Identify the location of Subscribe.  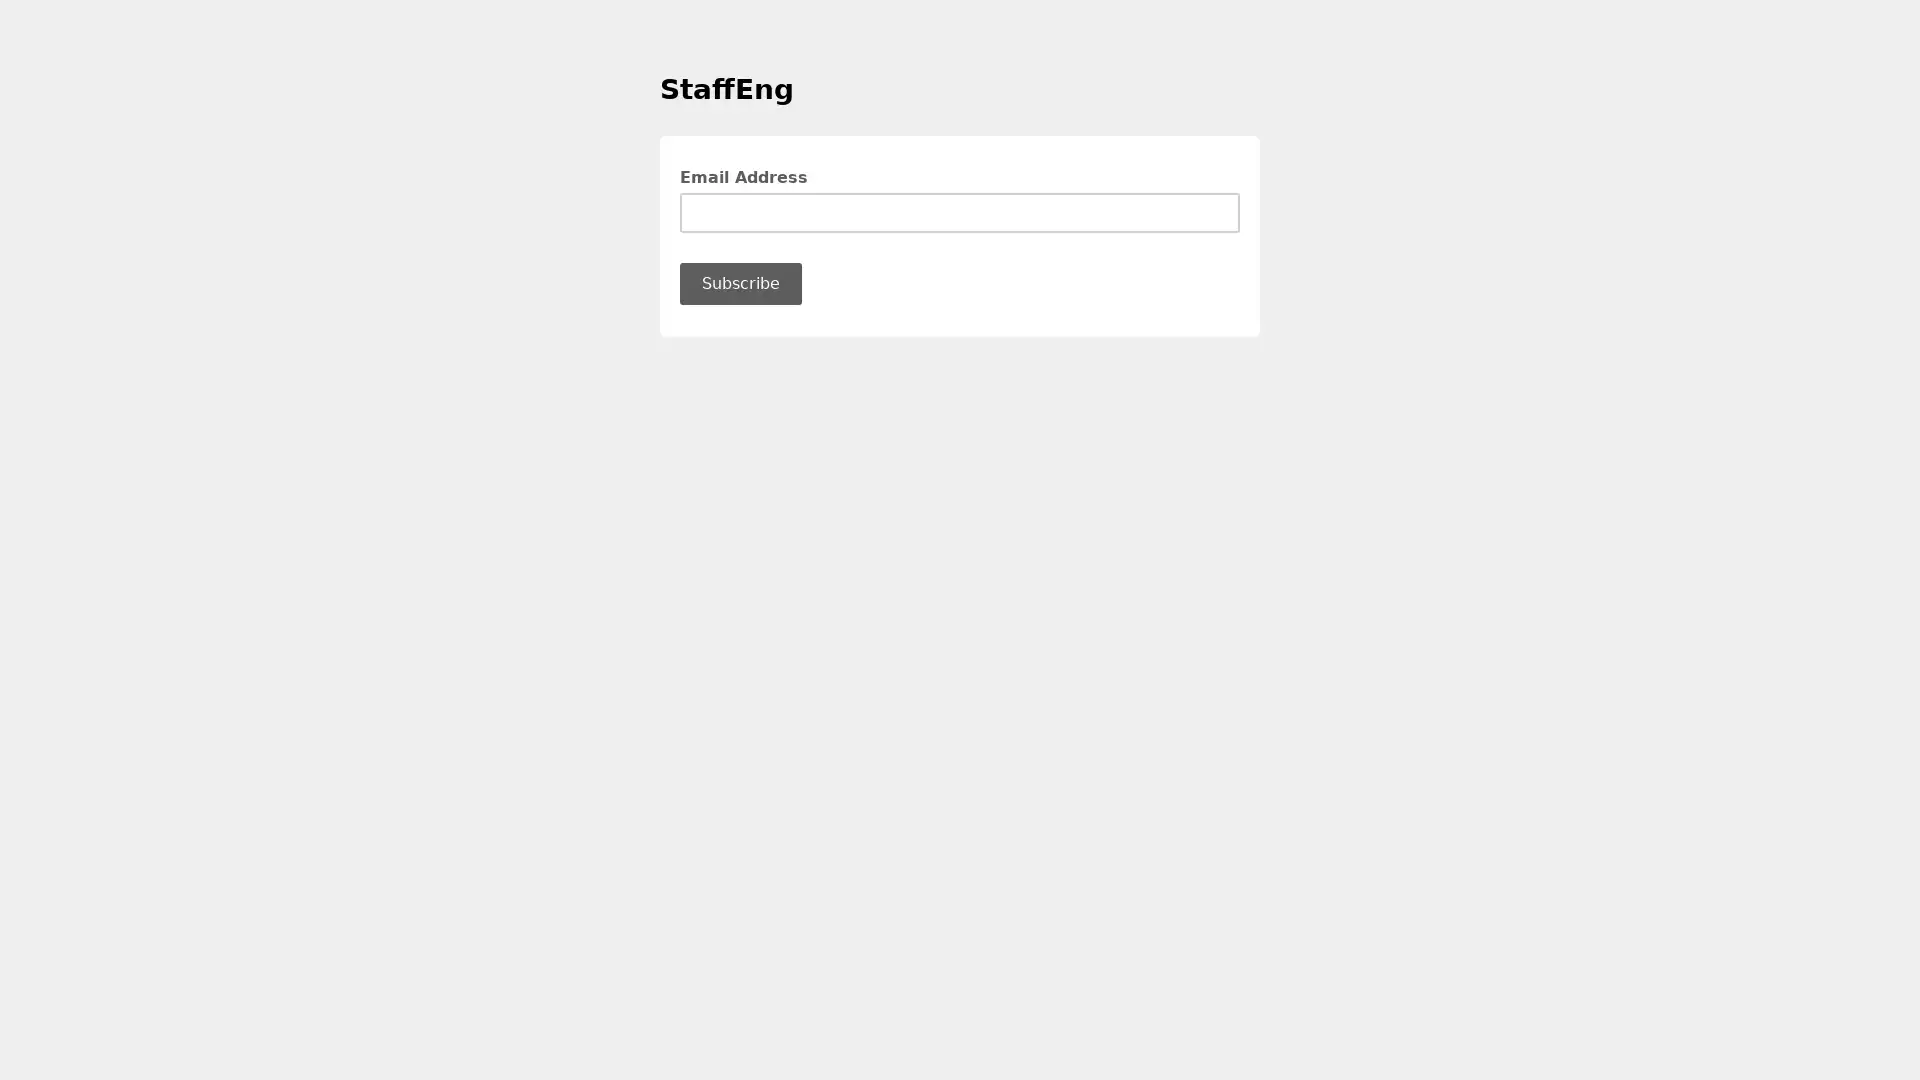
(739, 282).